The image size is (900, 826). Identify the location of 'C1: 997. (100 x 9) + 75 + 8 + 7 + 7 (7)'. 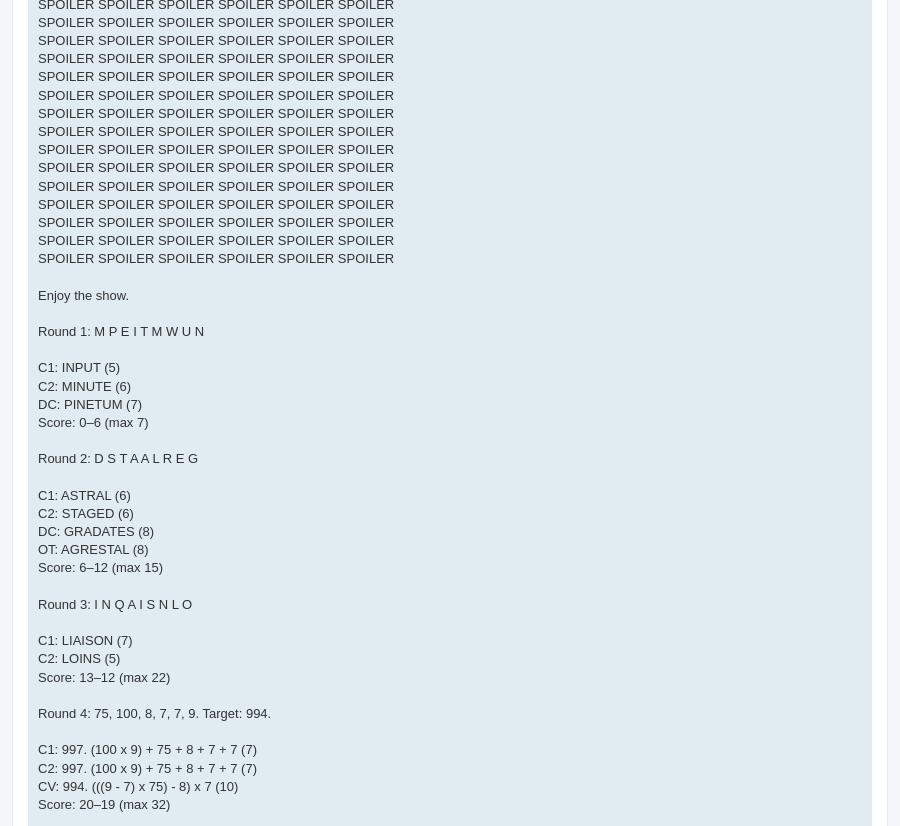
(36, 748).